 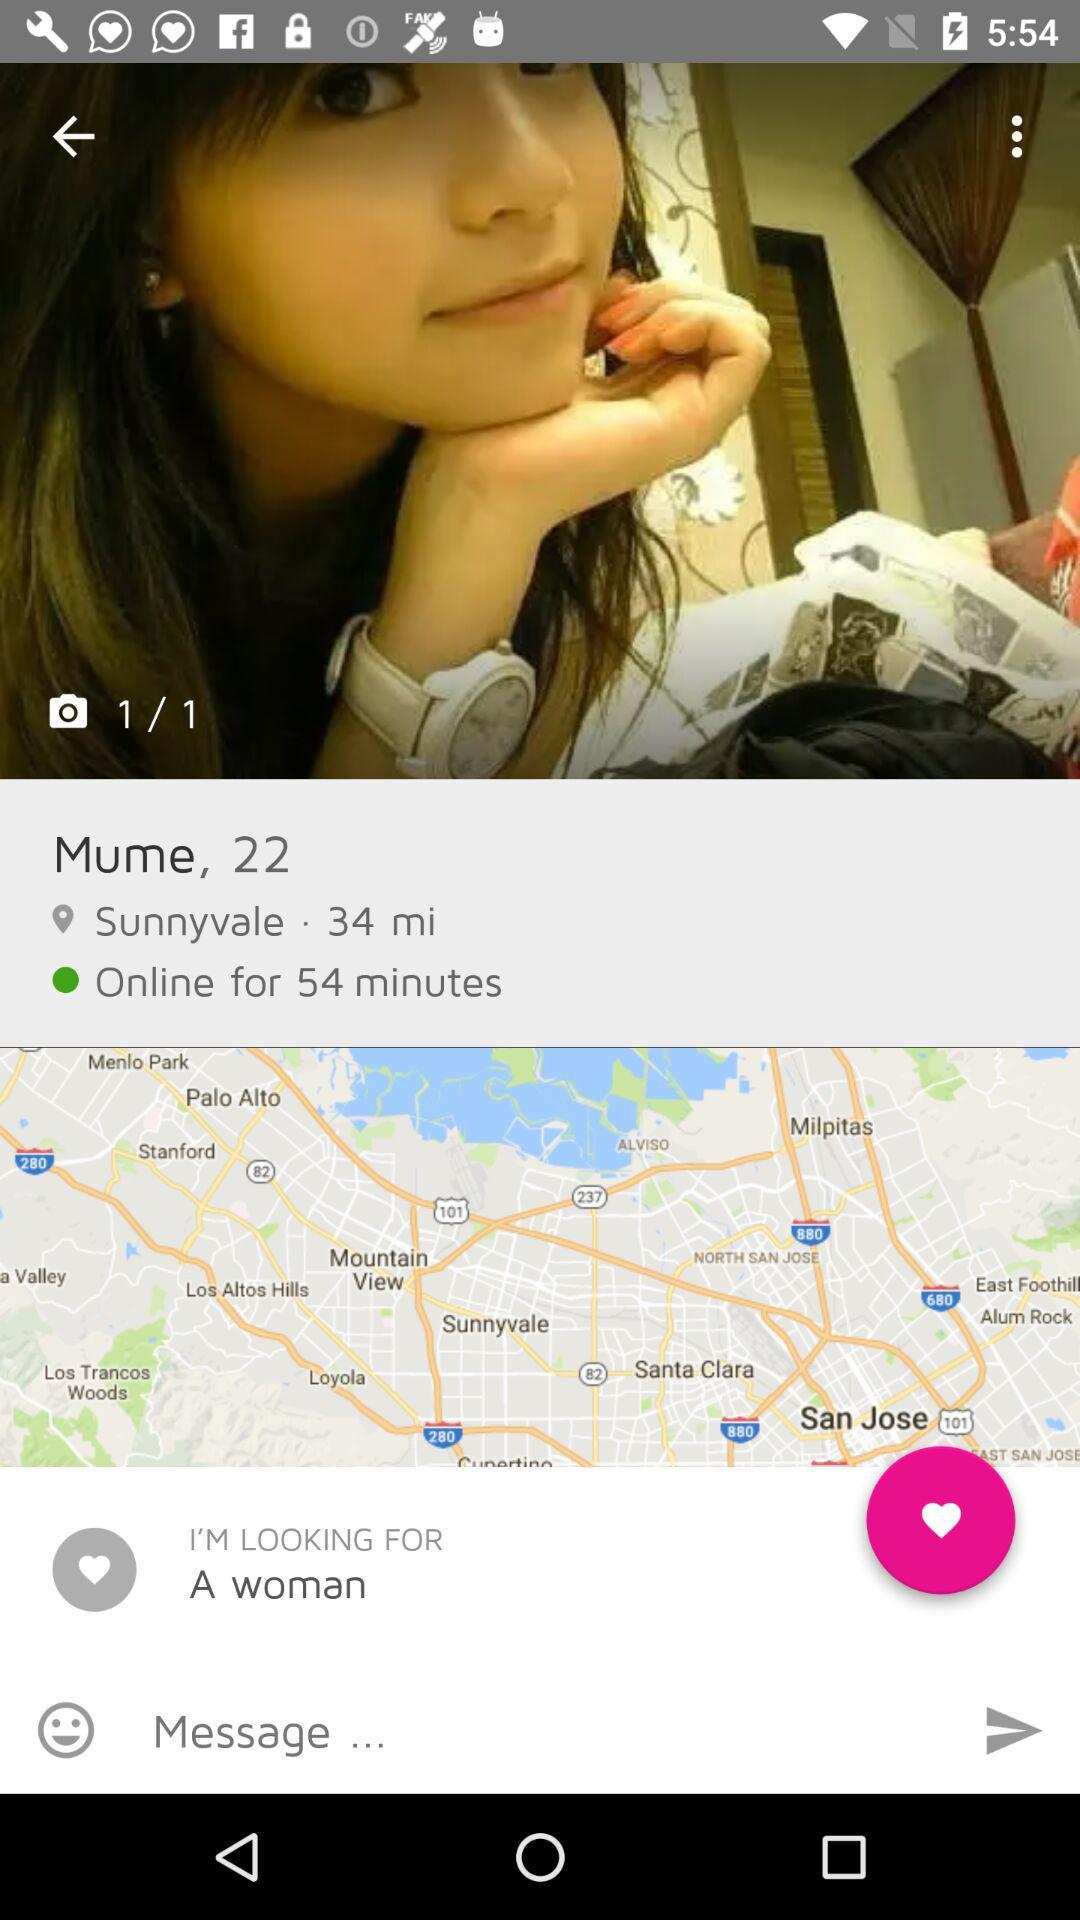 I want to click on i can type in a message to mume here, so click(x=540, y=1728).